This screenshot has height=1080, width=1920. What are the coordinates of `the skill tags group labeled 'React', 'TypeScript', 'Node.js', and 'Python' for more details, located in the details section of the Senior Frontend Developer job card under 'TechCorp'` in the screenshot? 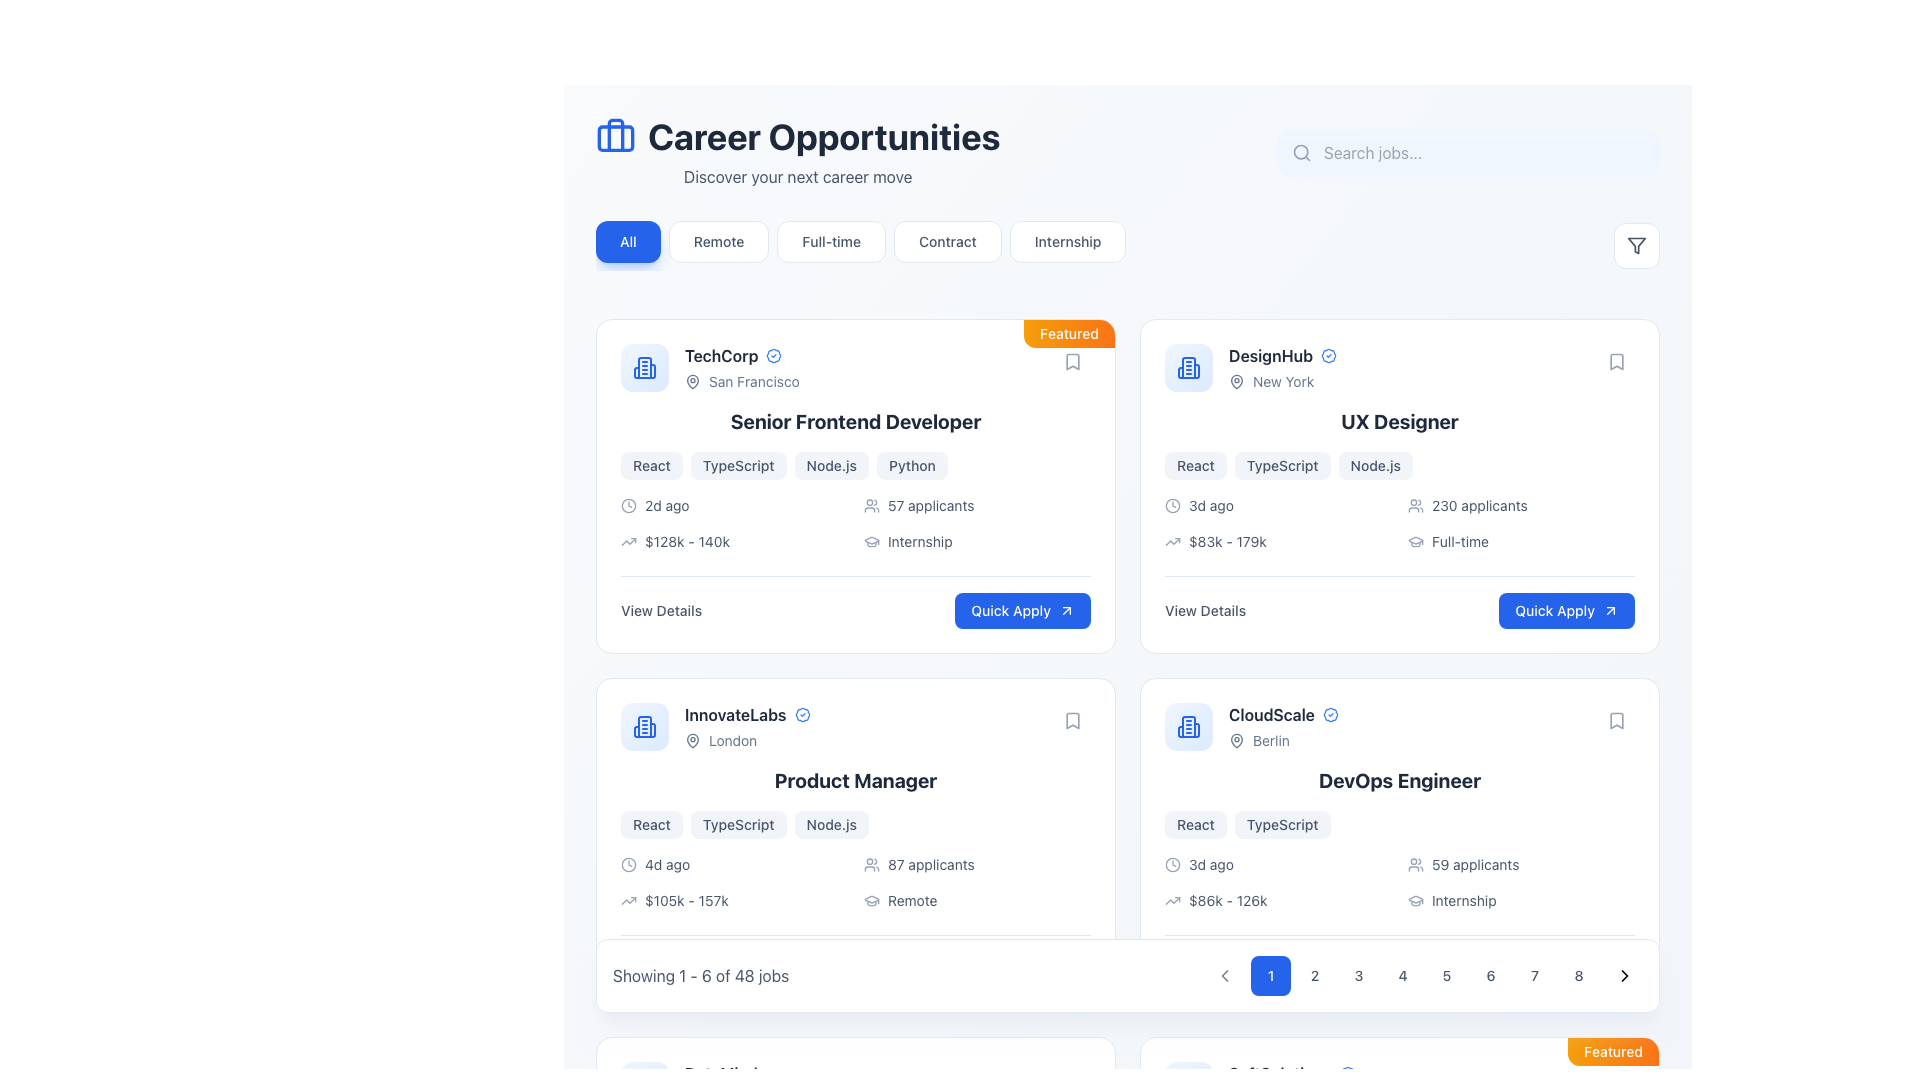 It's located at (855, 466).